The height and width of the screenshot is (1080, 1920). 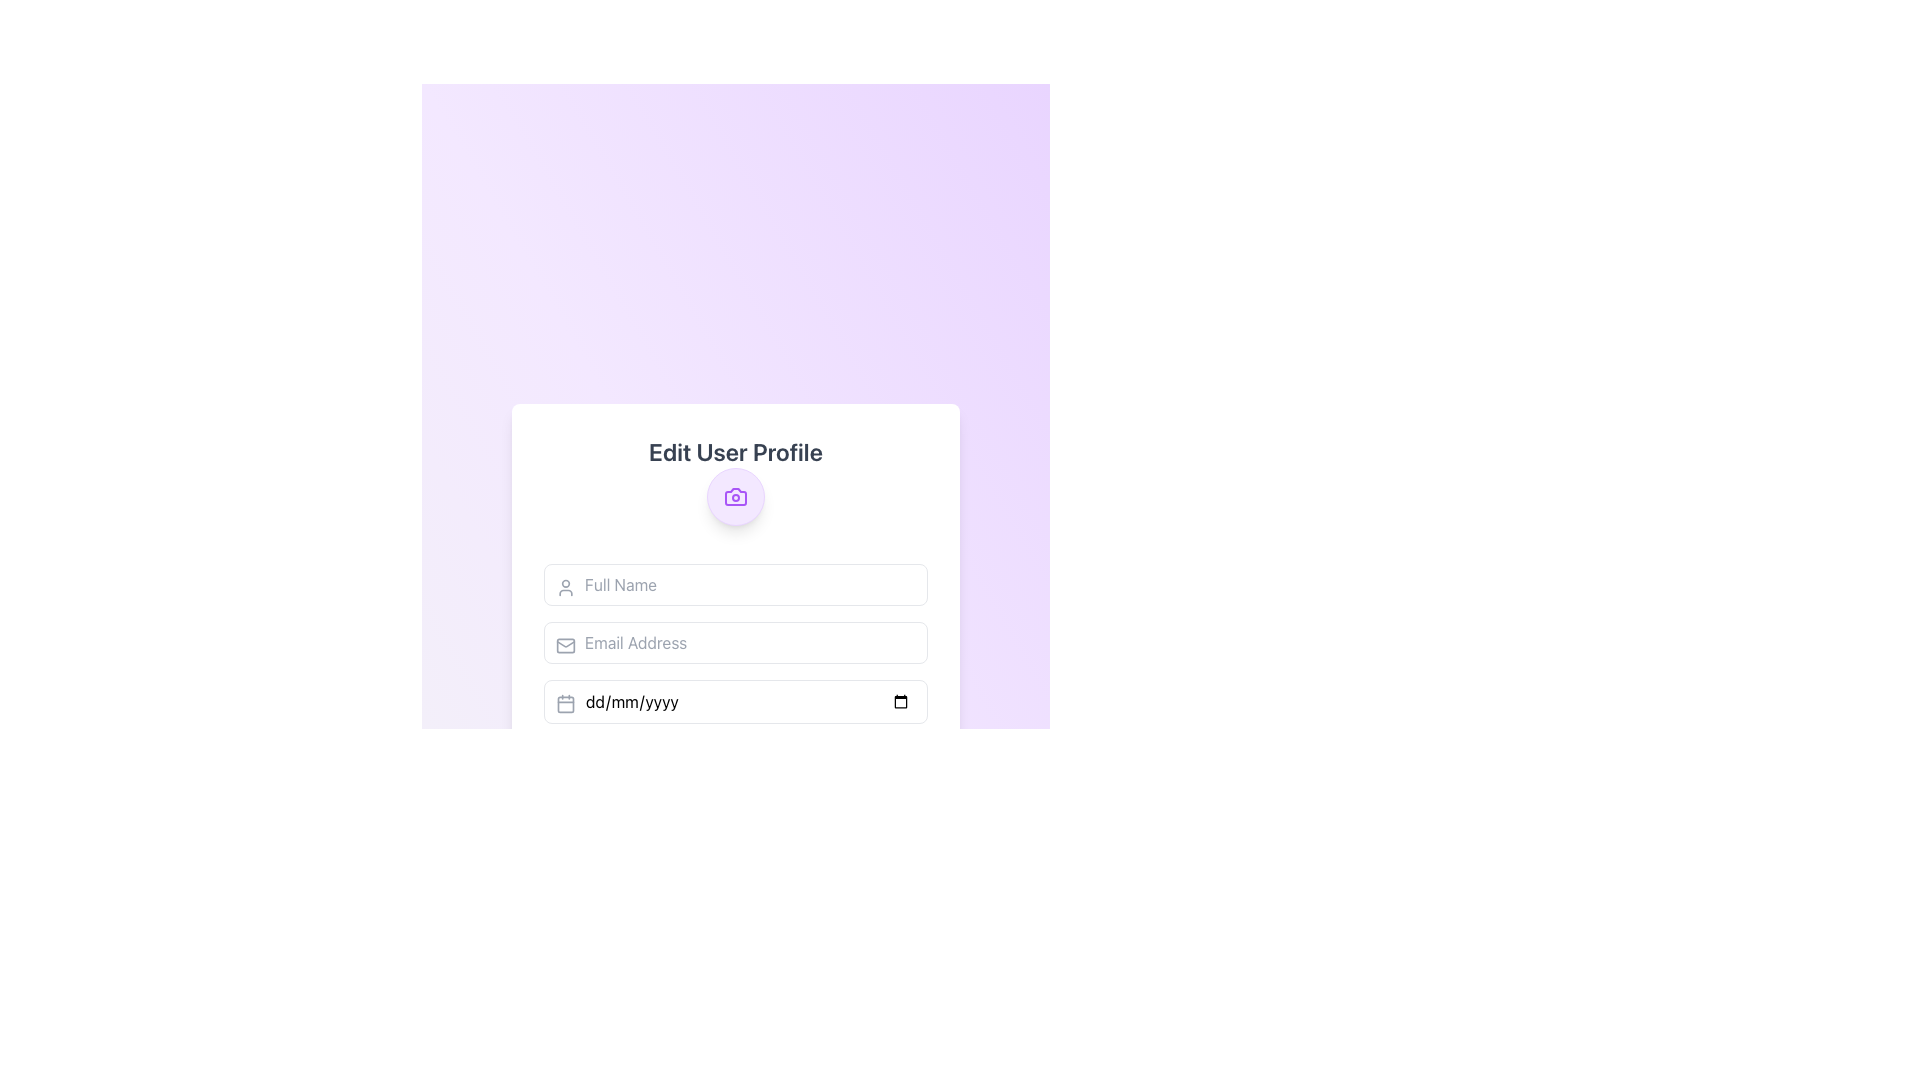 What do you see at coordinates (734, 496) in the screenshot?
I see `the profile picture upload button, which is represented by a camera icon, located below the 'Edit User Profile' text` at bounding box center [734, 496].